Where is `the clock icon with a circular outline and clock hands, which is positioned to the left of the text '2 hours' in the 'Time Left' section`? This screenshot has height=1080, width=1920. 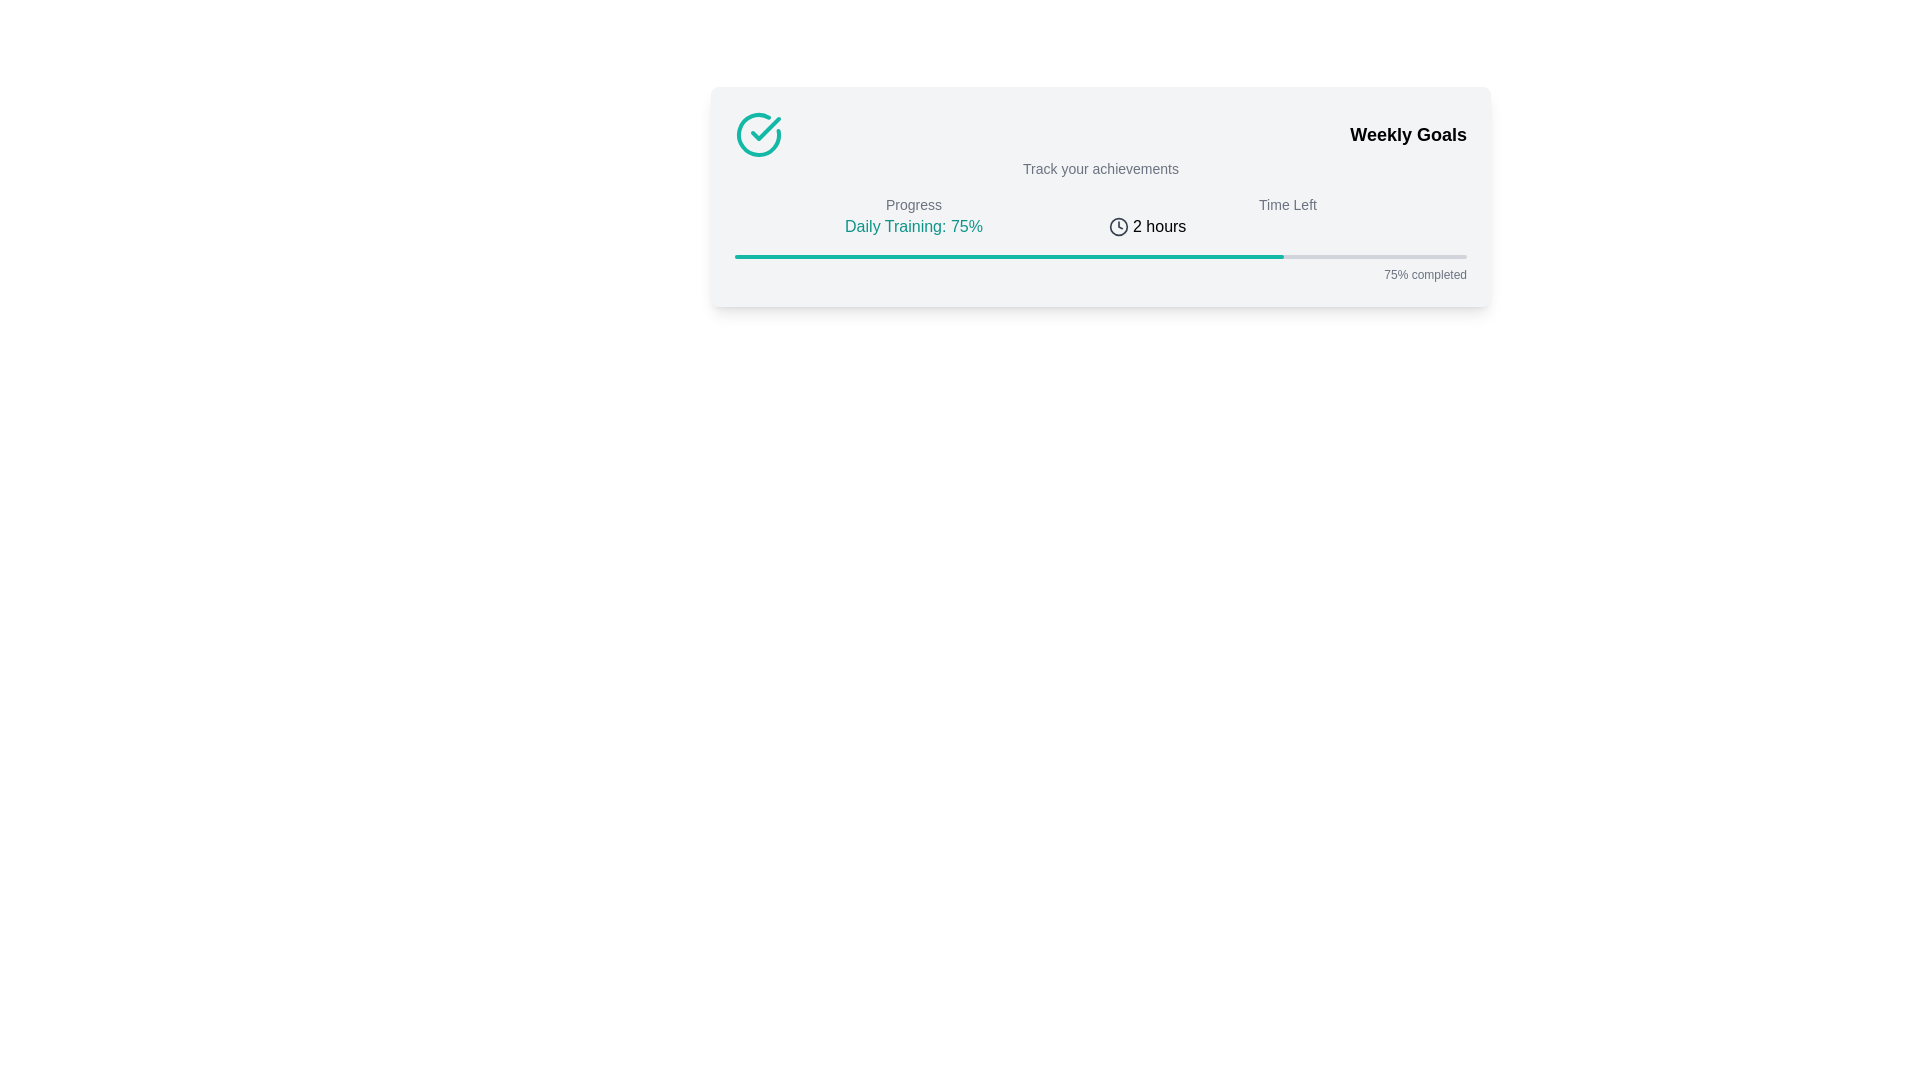
the clock icon with a circular outline and clock hands, which is positioned to the left of the text '2 hours' in the 'Time Left' section is located at coordinates (1117, 226).